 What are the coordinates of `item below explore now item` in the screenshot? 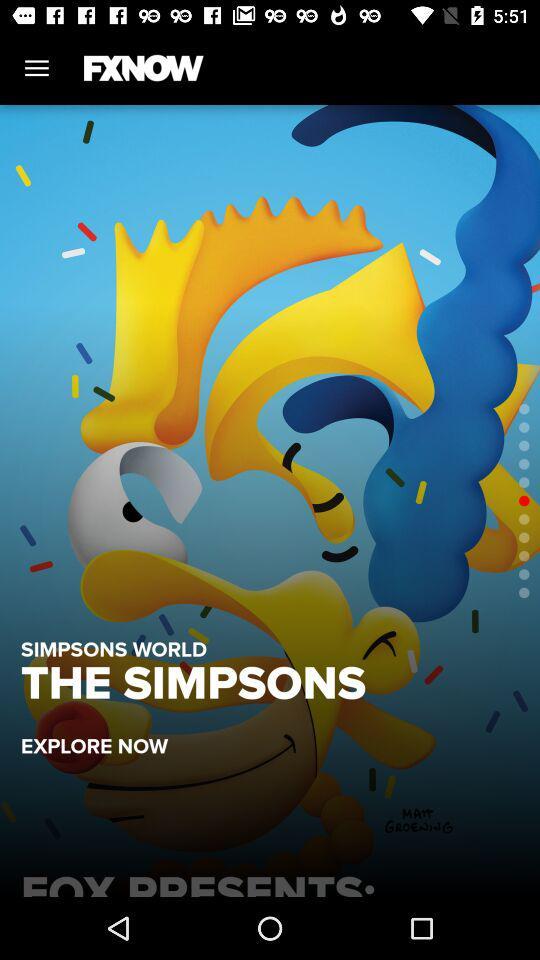 It's located at (270, 880).